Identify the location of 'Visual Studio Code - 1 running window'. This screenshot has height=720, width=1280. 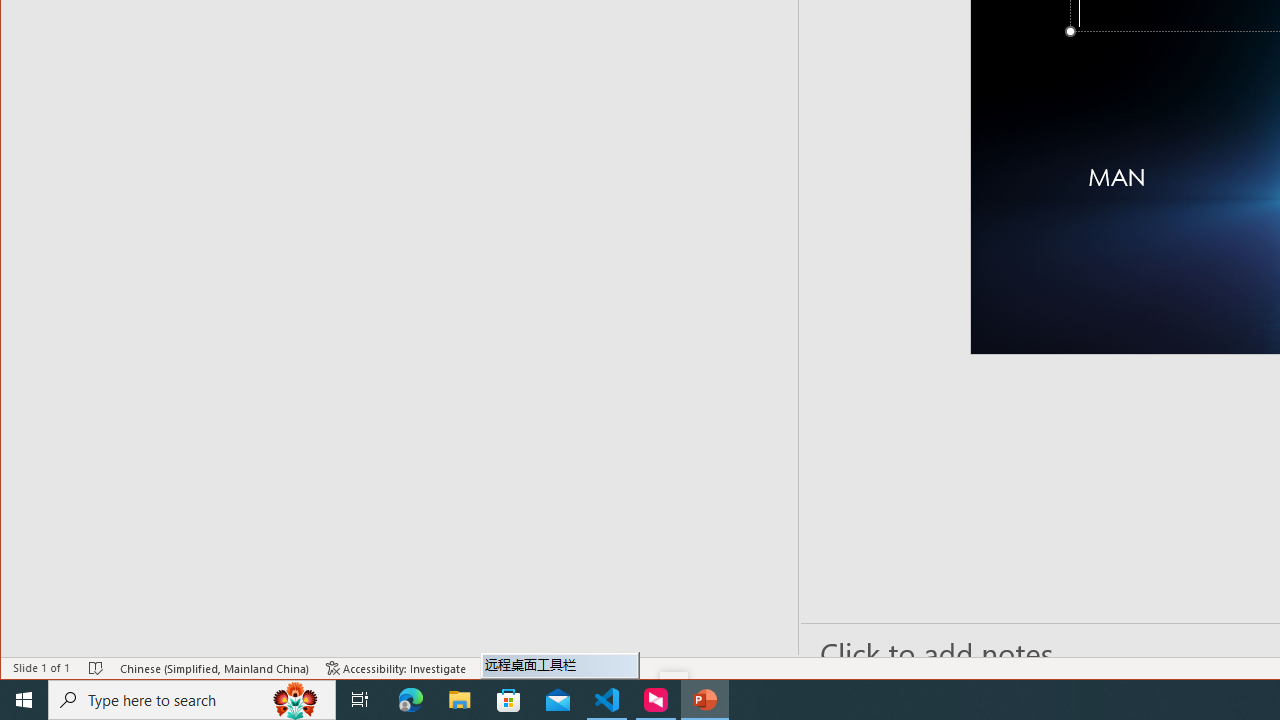
(606, 698).